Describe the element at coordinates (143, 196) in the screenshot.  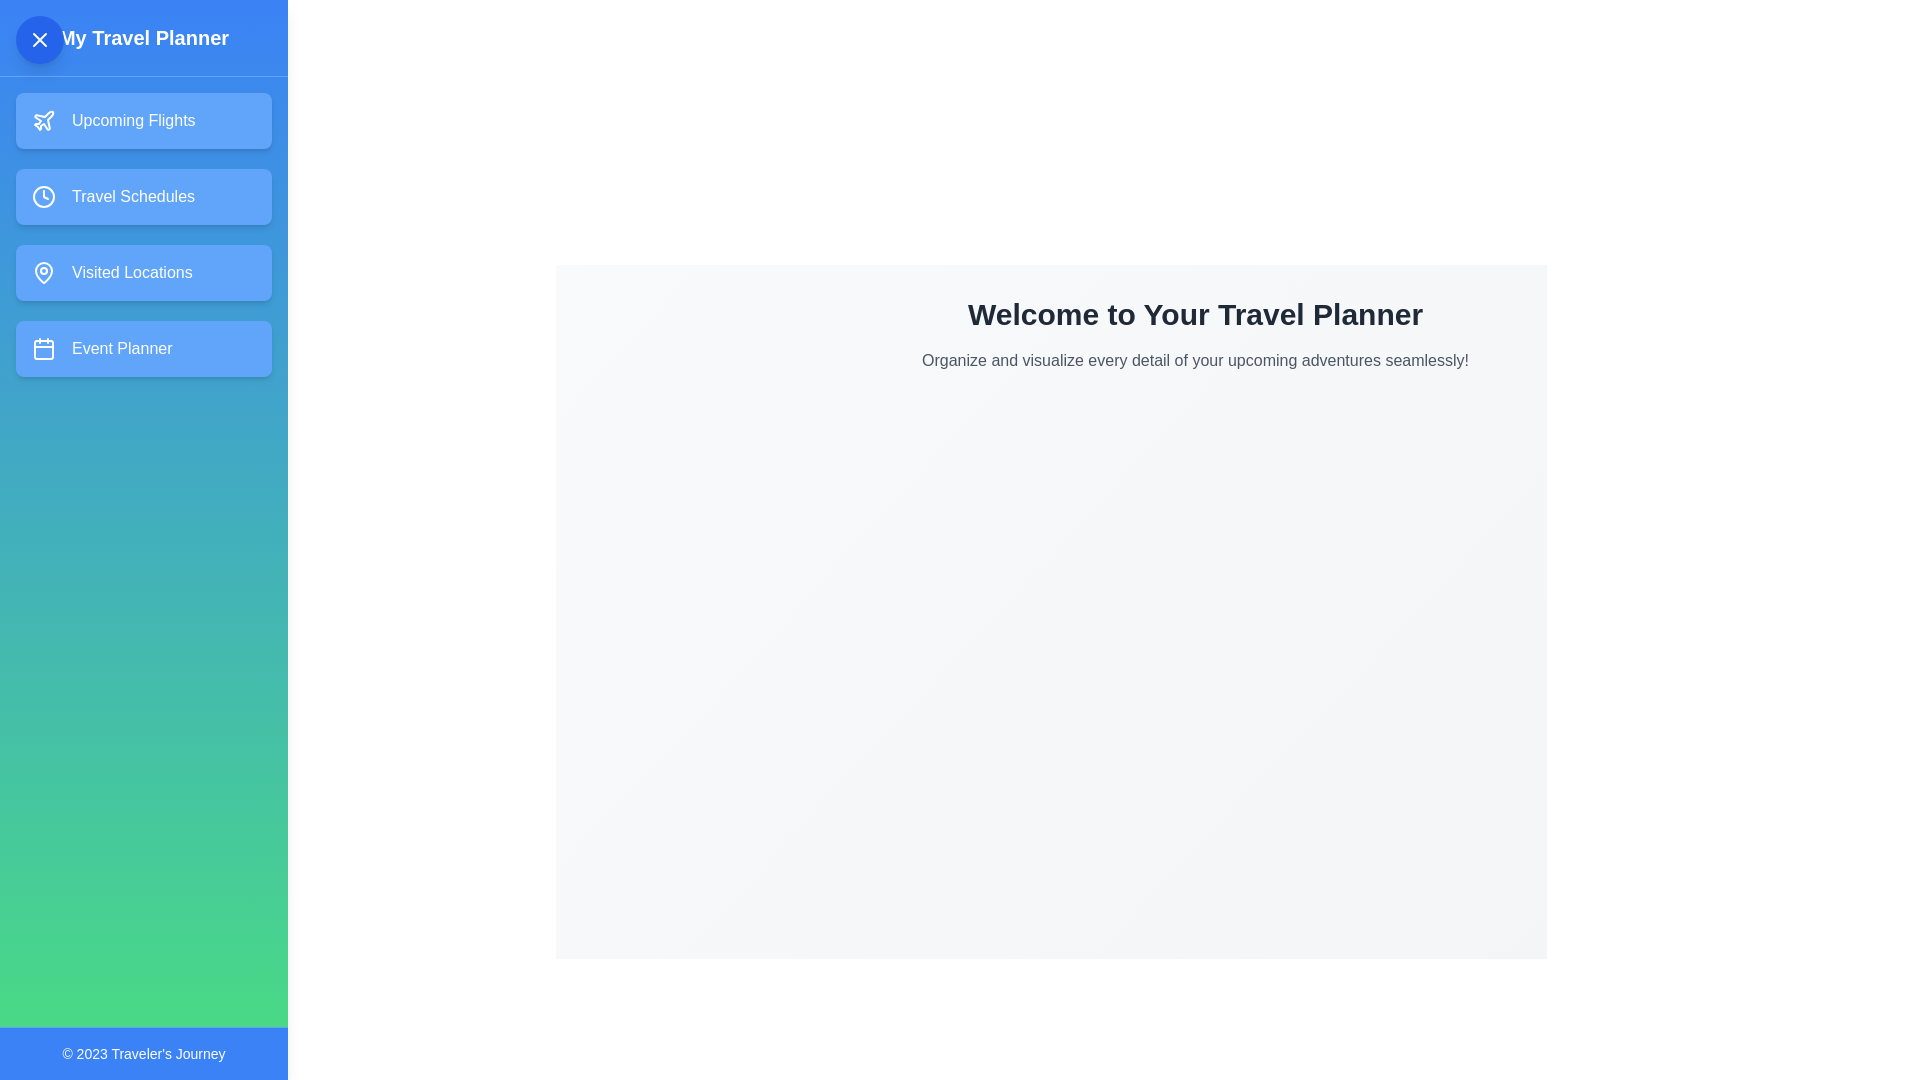
I see `the 'Travel Schedules' button with a blue background that changes to green when hovered, located in the sidebar below the 'Upcoming Flights' button` at that location.